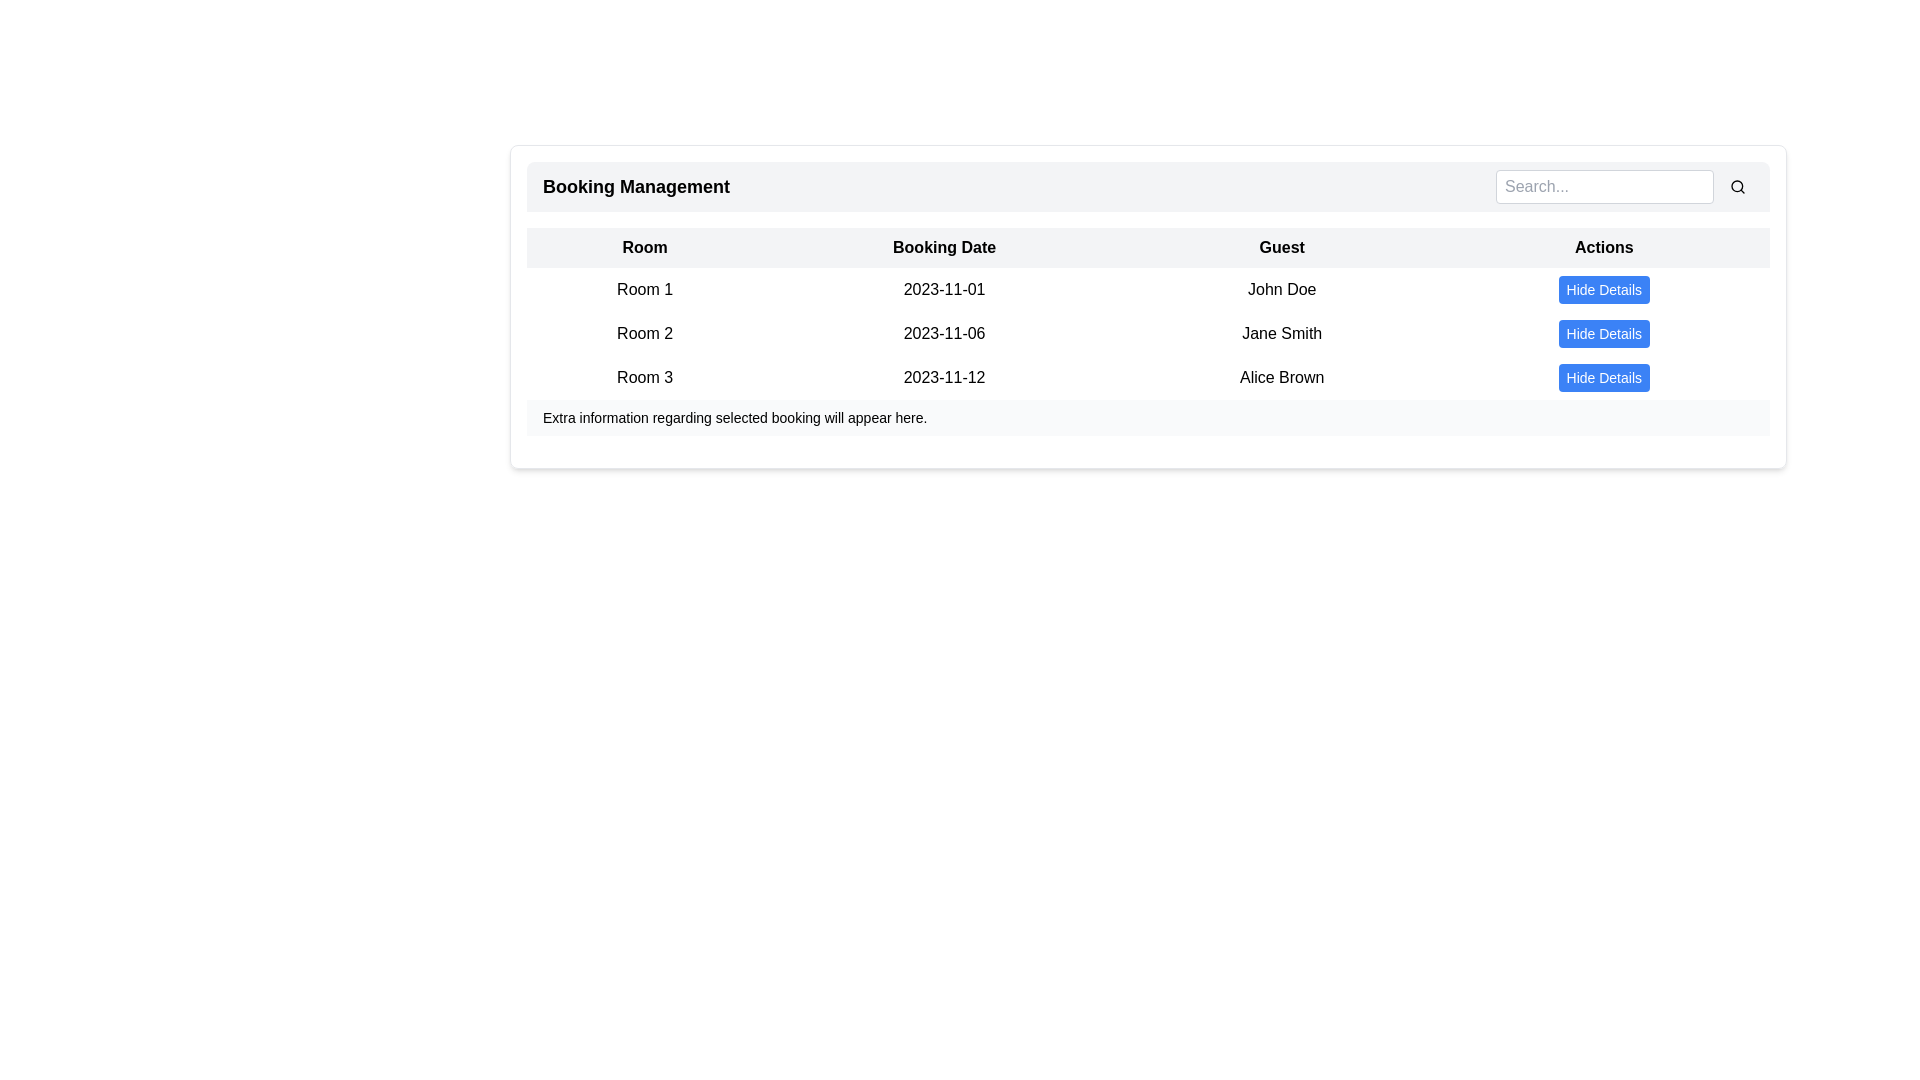 Image resolution: width=1920 pixels, height=1080 pixels. What do you see at coordinates (1603, 333) in the screenshot?
I see `the rectangular blue button labeled 'Hide Details' in the Actions column, second row associated with Jane Smith` at bounding box center [1603, 333].